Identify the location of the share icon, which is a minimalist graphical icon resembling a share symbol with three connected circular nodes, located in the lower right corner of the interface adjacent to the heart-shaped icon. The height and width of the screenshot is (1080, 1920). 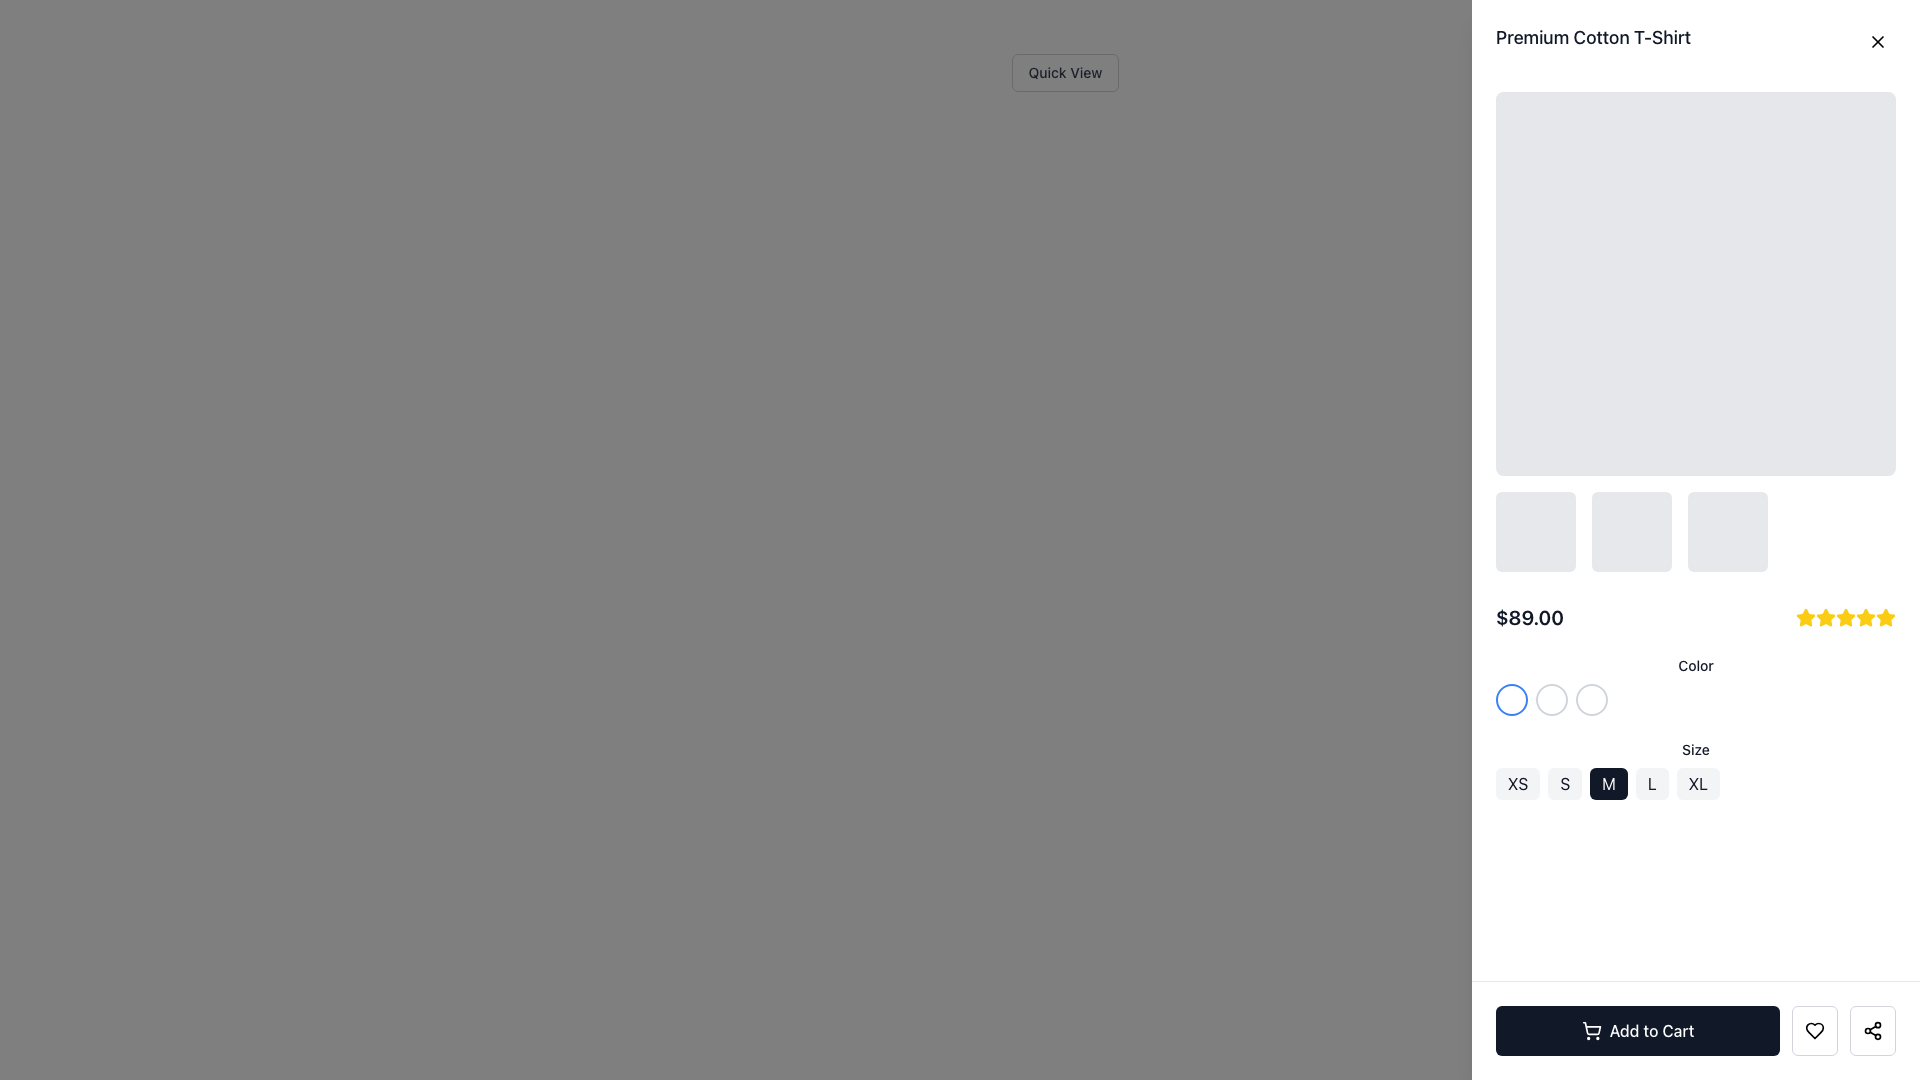
(1871, 1030).